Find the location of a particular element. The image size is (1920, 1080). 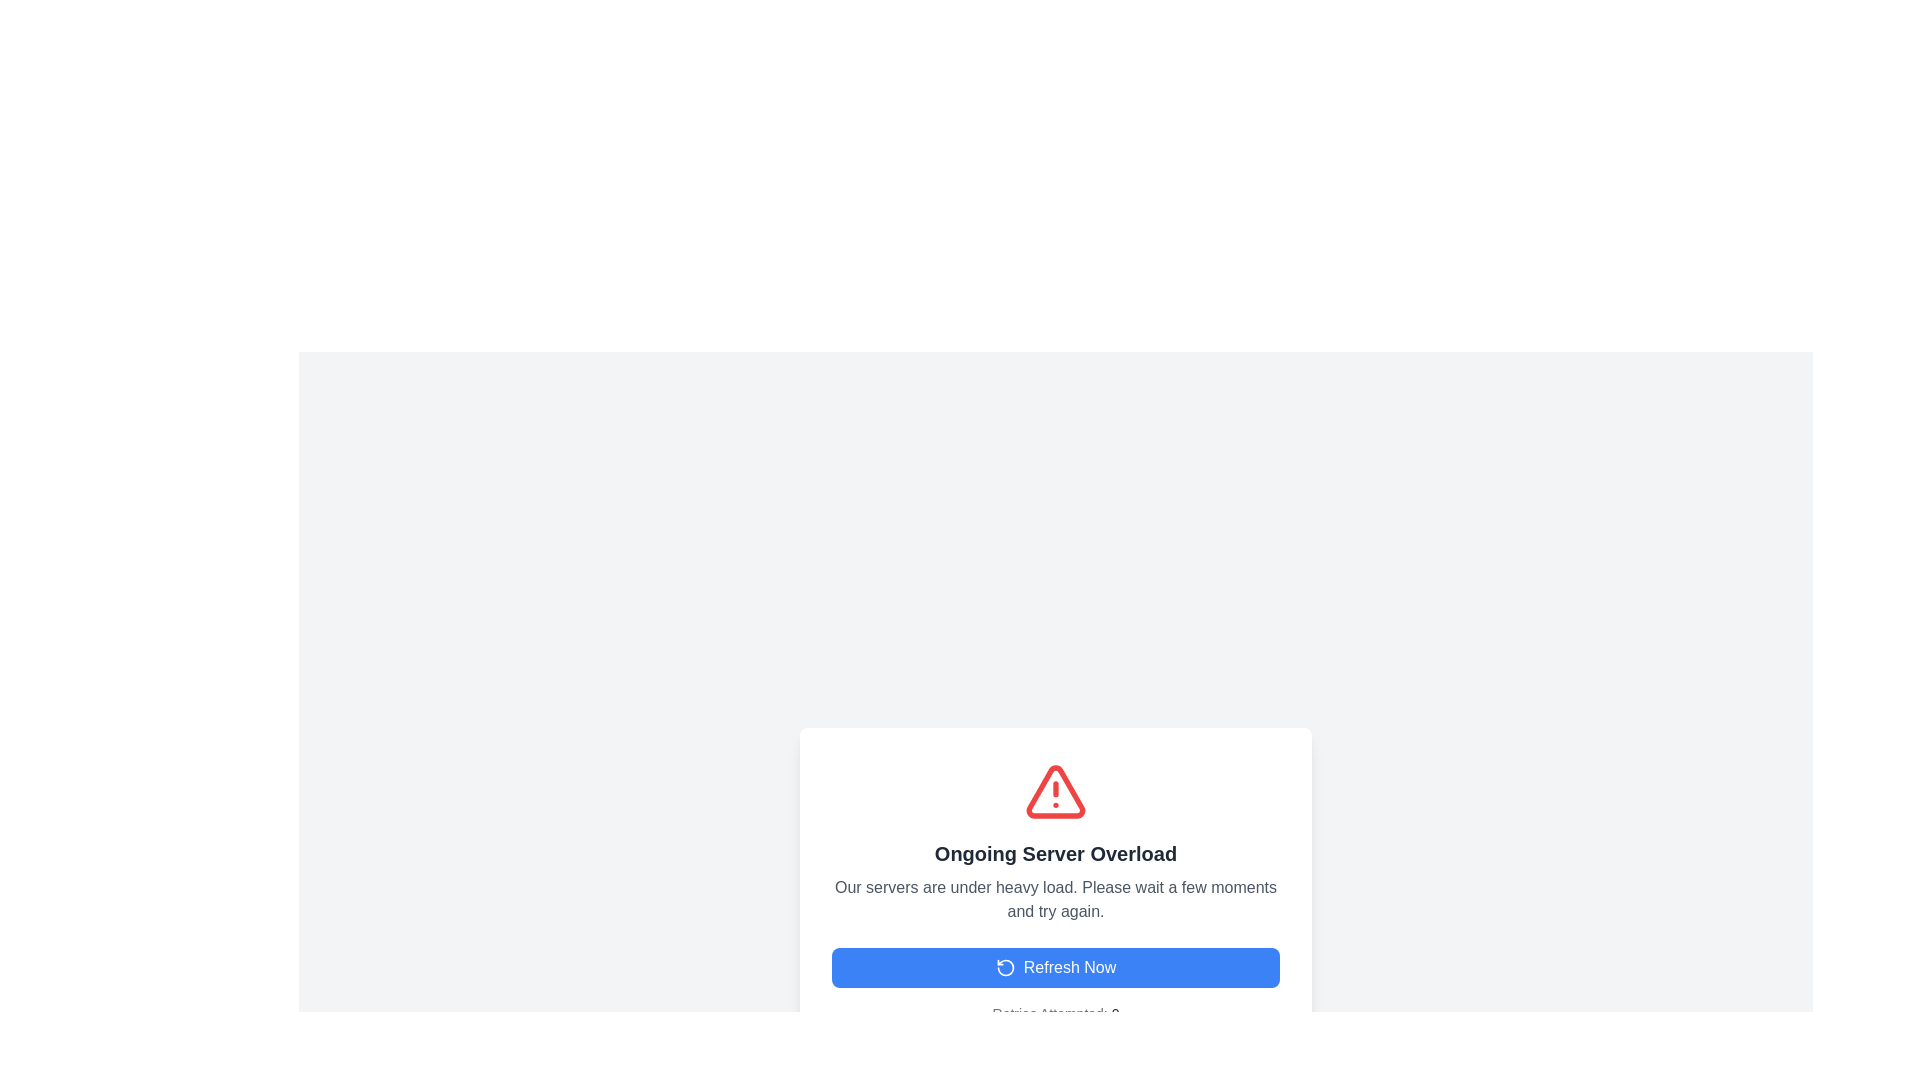

the informational text label that requests users to wait during high server load situations, located below the 'Ongoing Server Overload' title and above the 'Refresh Now' button is located at coordinates (1055, 898).